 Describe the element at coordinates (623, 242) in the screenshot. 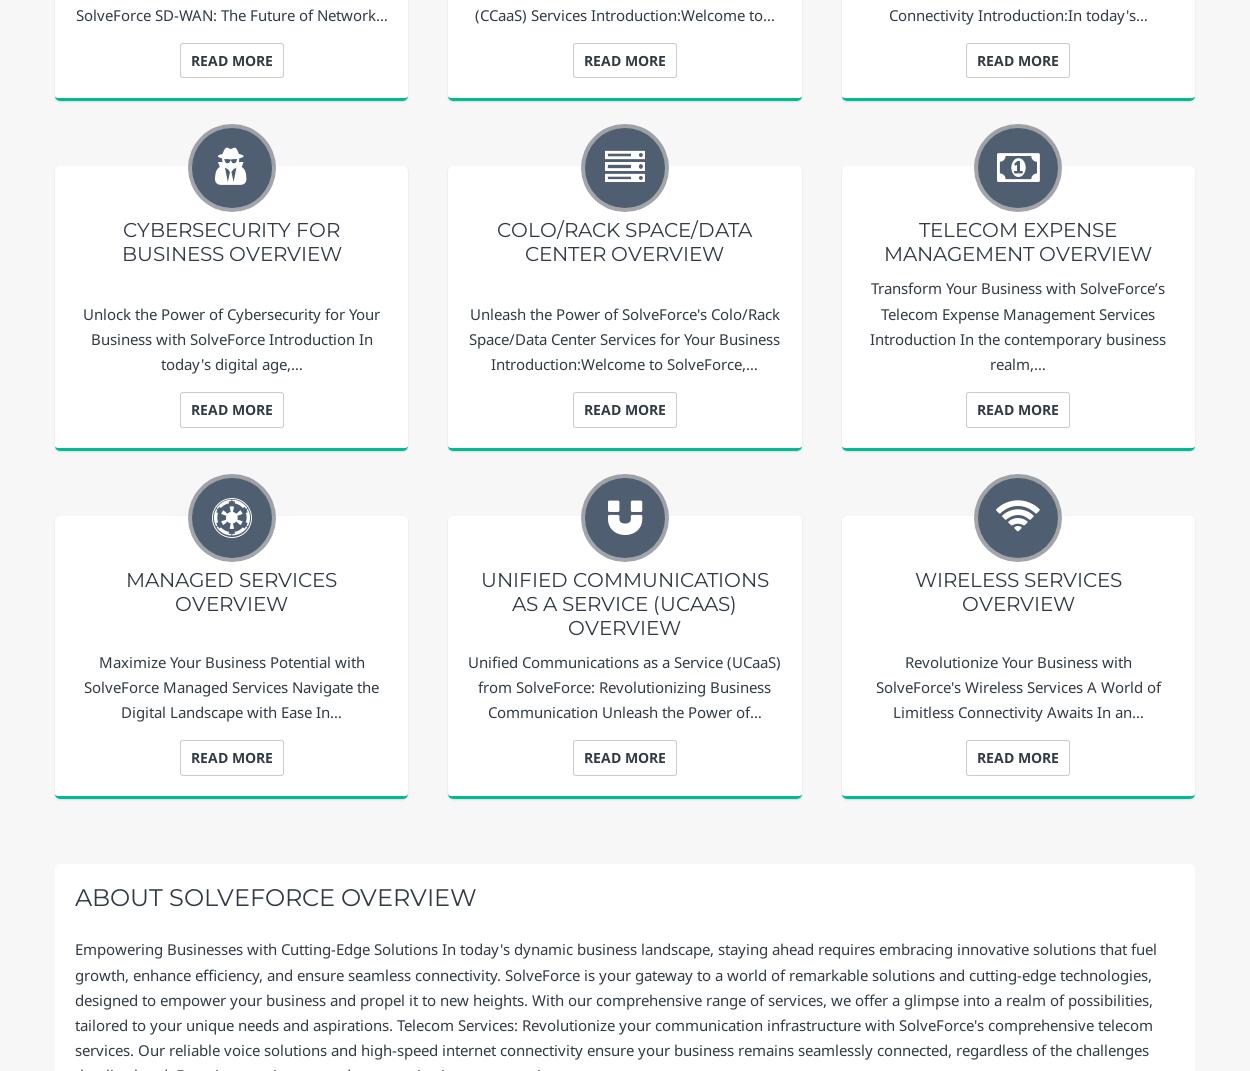

I see `'Colo/Rack Space/Data Center Overview'` at that location.